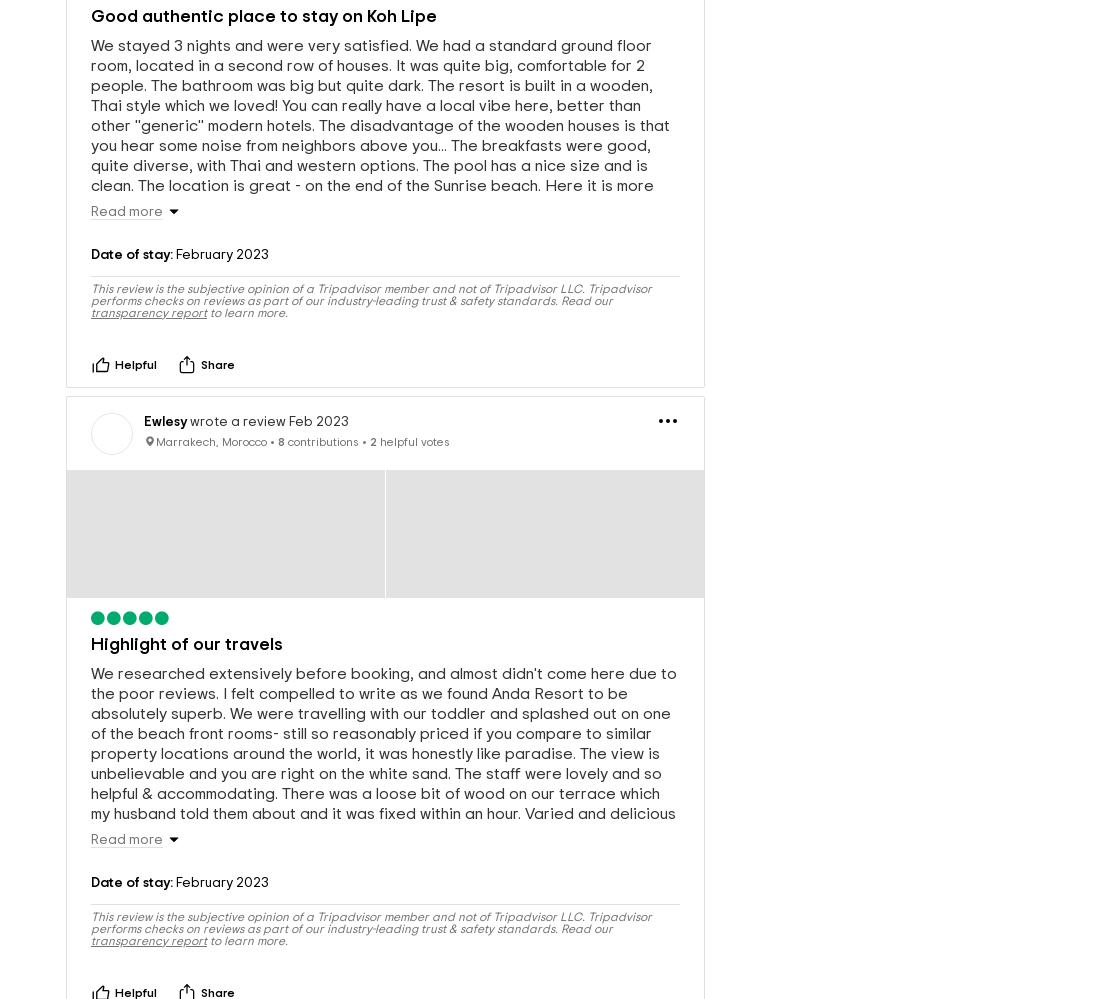  What do you see at coordinates (267, 388) in the screenshot?
I see `'wrote a review Feb 2023'` at bounding box center [267, 388].